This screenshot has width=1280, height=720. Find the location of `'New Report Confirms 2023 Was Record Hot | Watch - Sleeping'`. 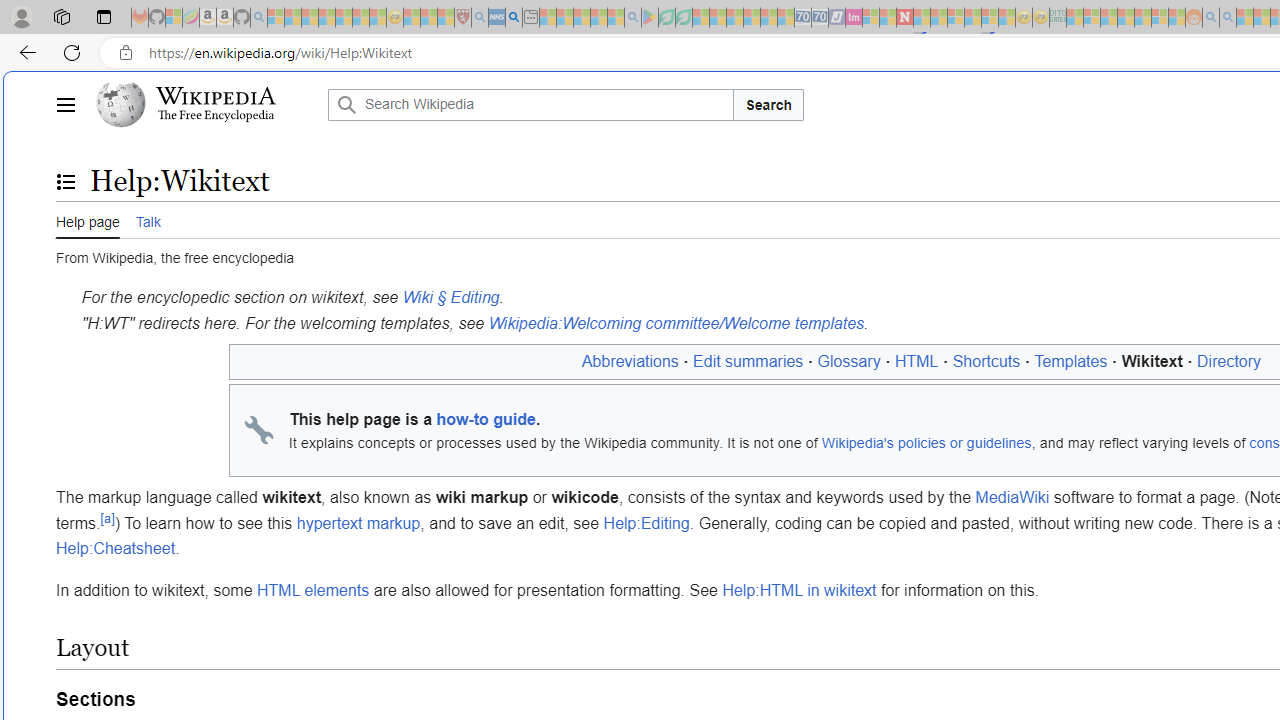

'New Report Confirms 2023 Was Record Hot | Watch - Sleeping' is located at coordinates (343, 17).